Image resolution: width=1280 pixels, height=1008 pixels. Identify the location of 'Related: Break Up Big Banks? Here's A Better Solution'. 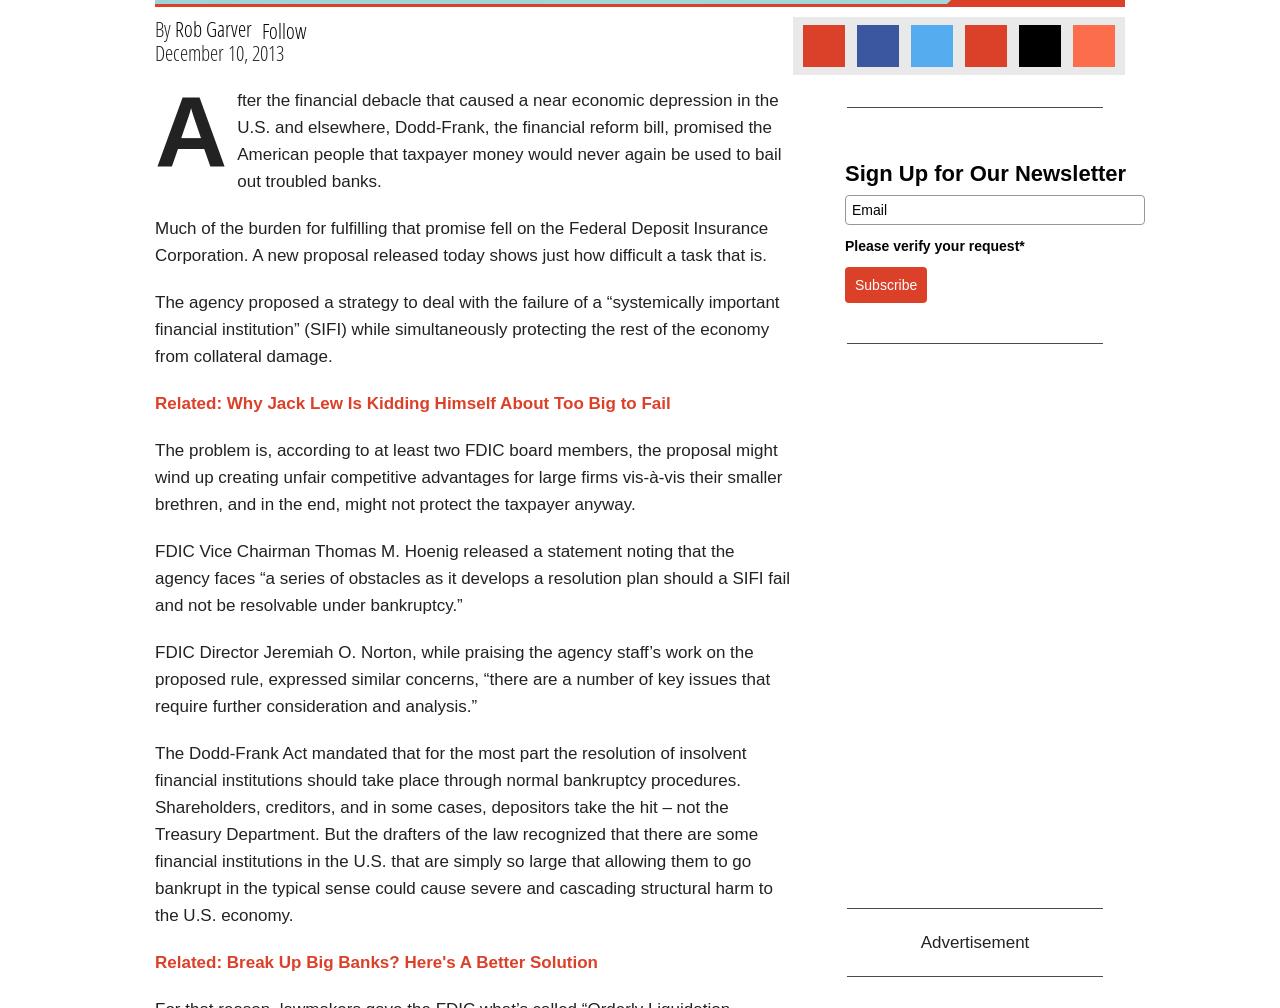
(376, 962).